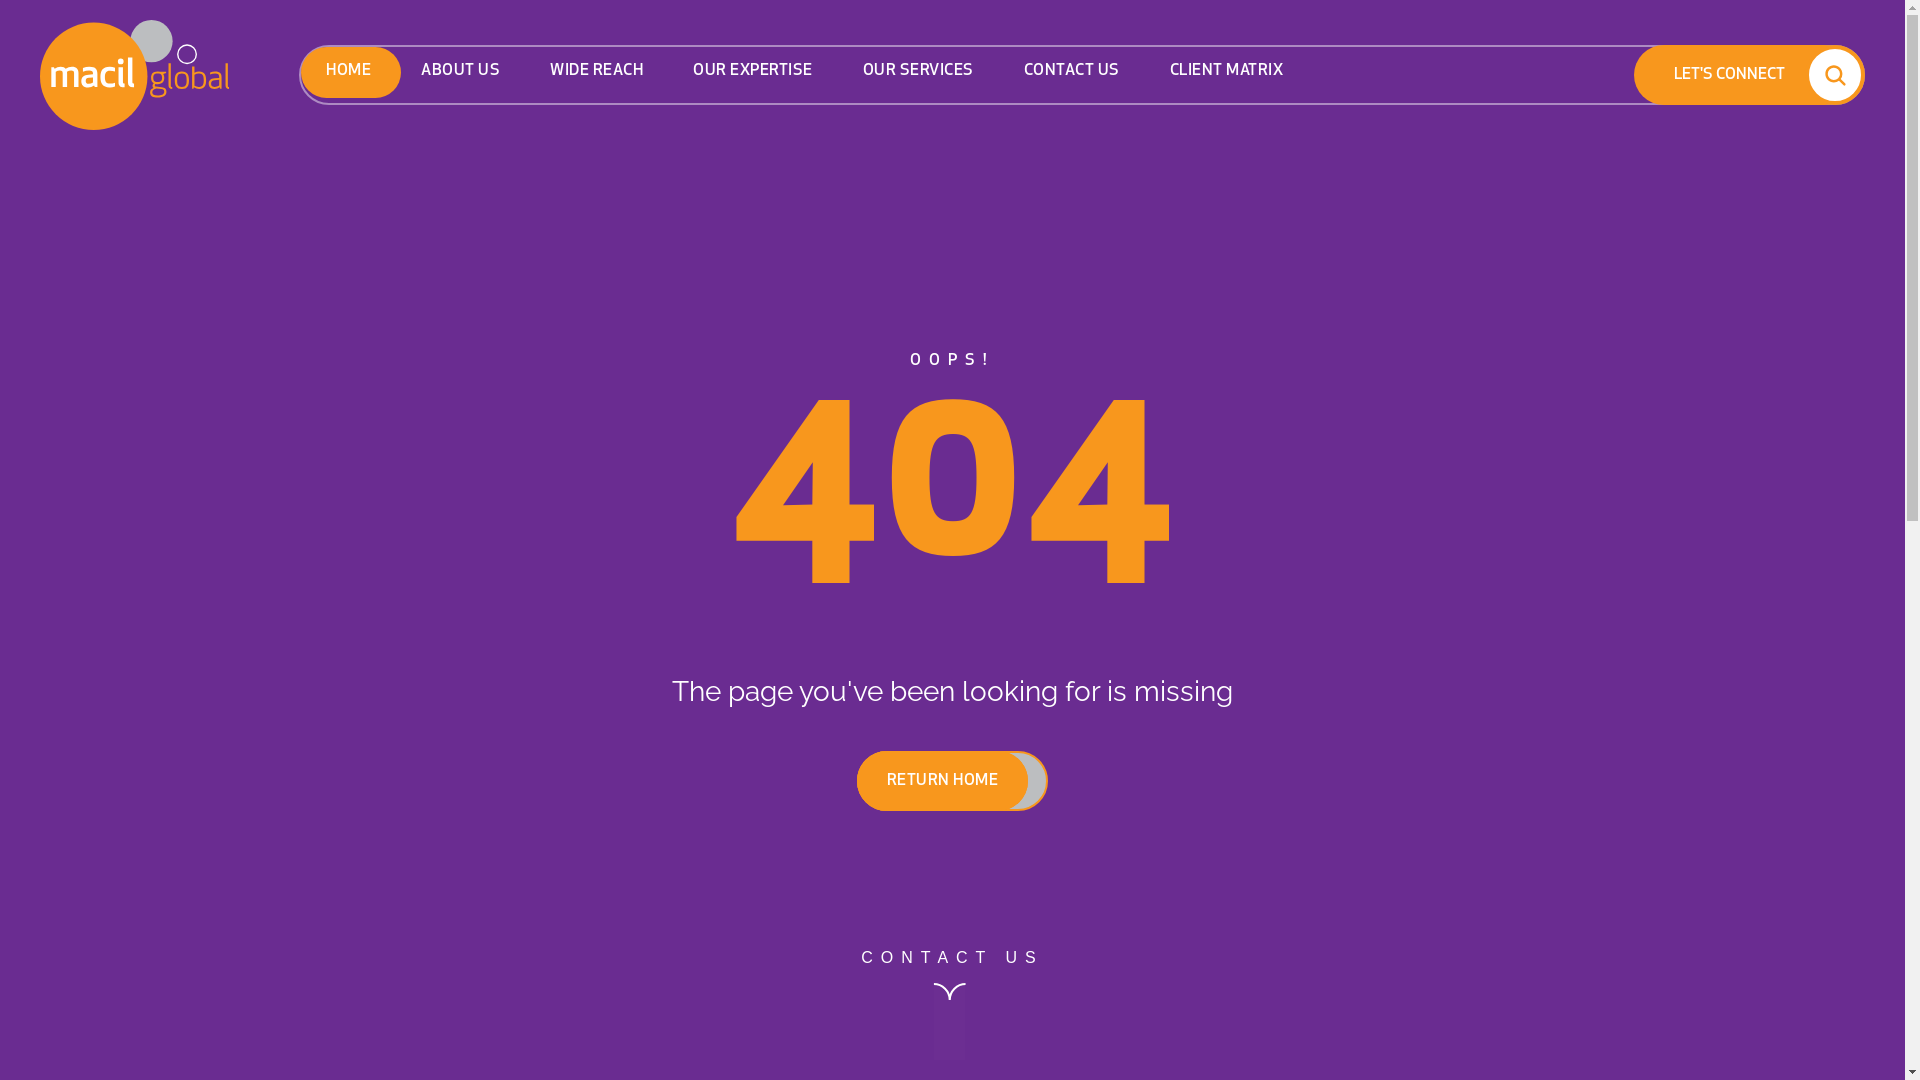 The height and width of the screenshot is (1080, 1920). I want to click on 'RETURN HOME', so click(941, 779).